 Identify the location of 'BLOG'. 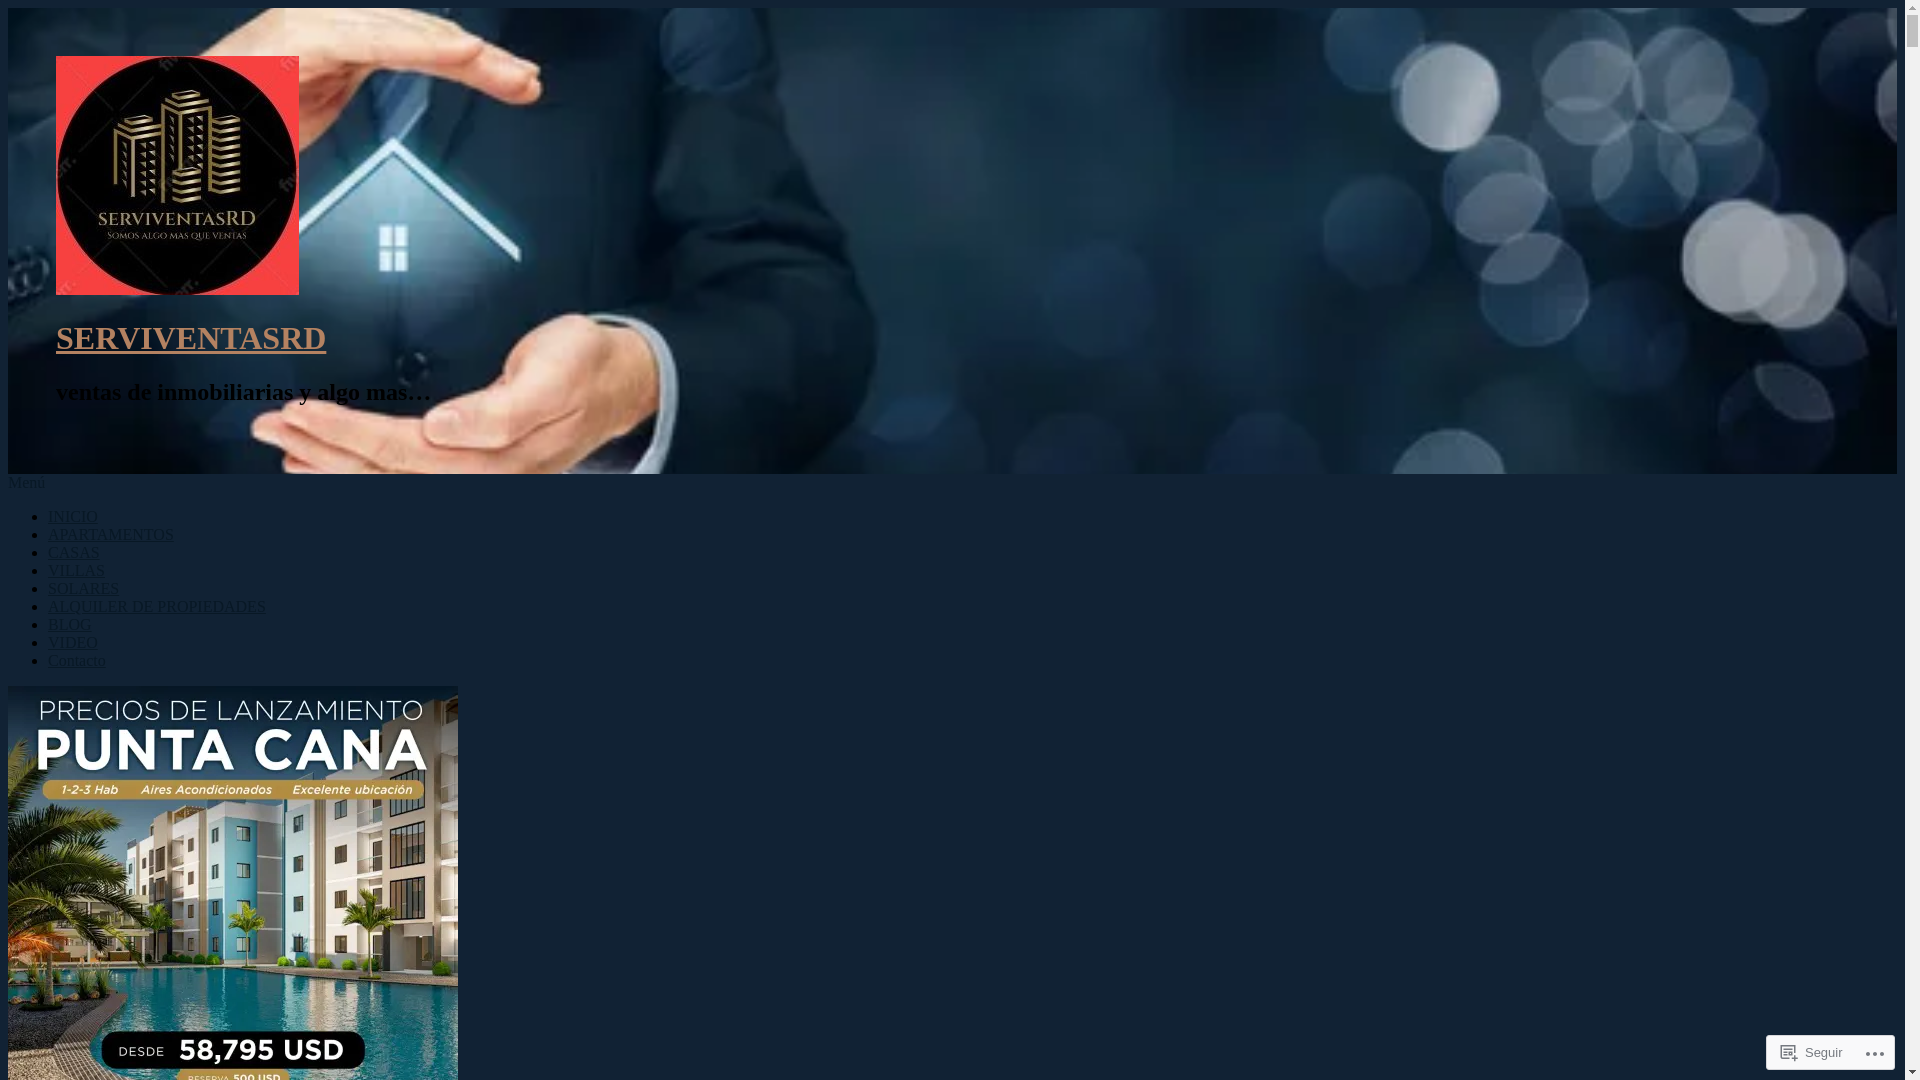
(70, 623).